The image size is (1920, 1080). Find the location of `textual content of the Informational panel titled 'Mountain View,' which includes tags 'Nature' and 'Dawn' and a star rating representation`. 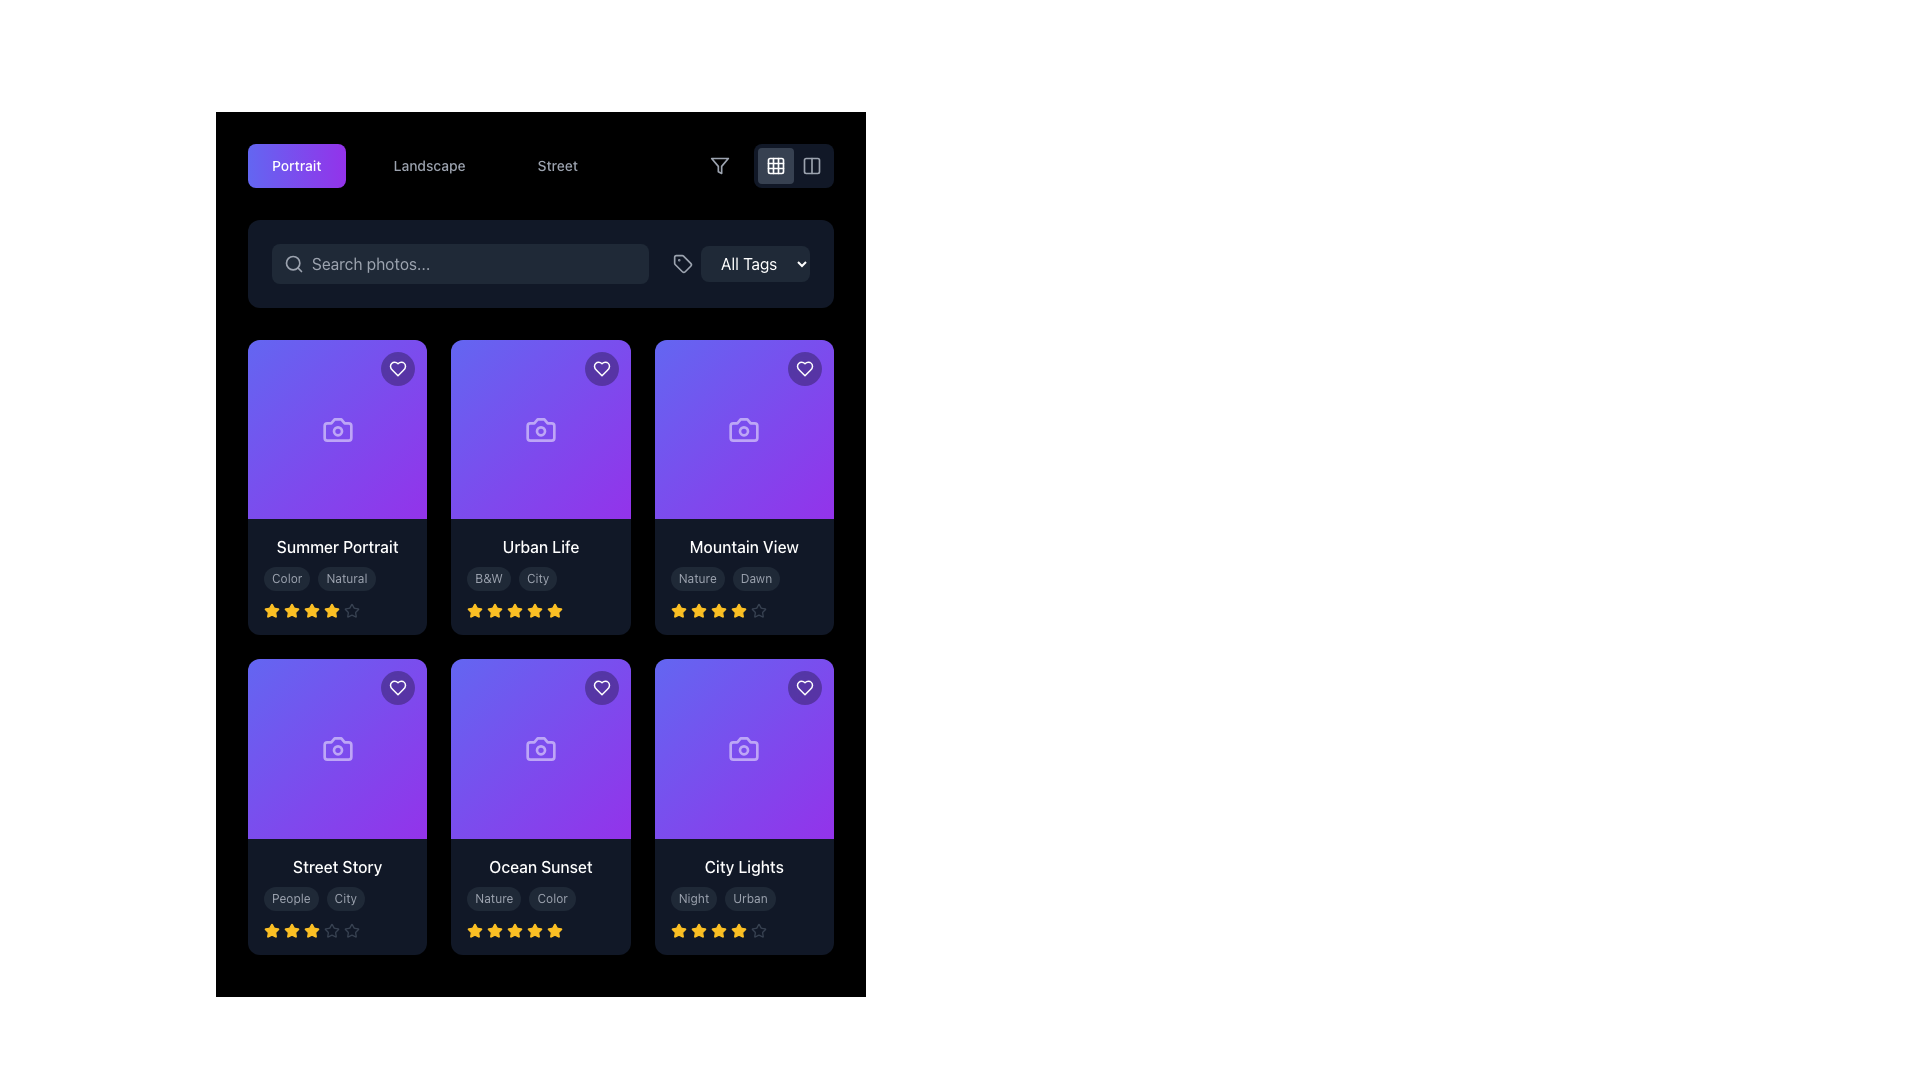

textual content of the Informational panel titled 'Mountain View,' which includes tags 'Nature' and 'Dawn' and a star rating representation is located at coordinates (743, 577).